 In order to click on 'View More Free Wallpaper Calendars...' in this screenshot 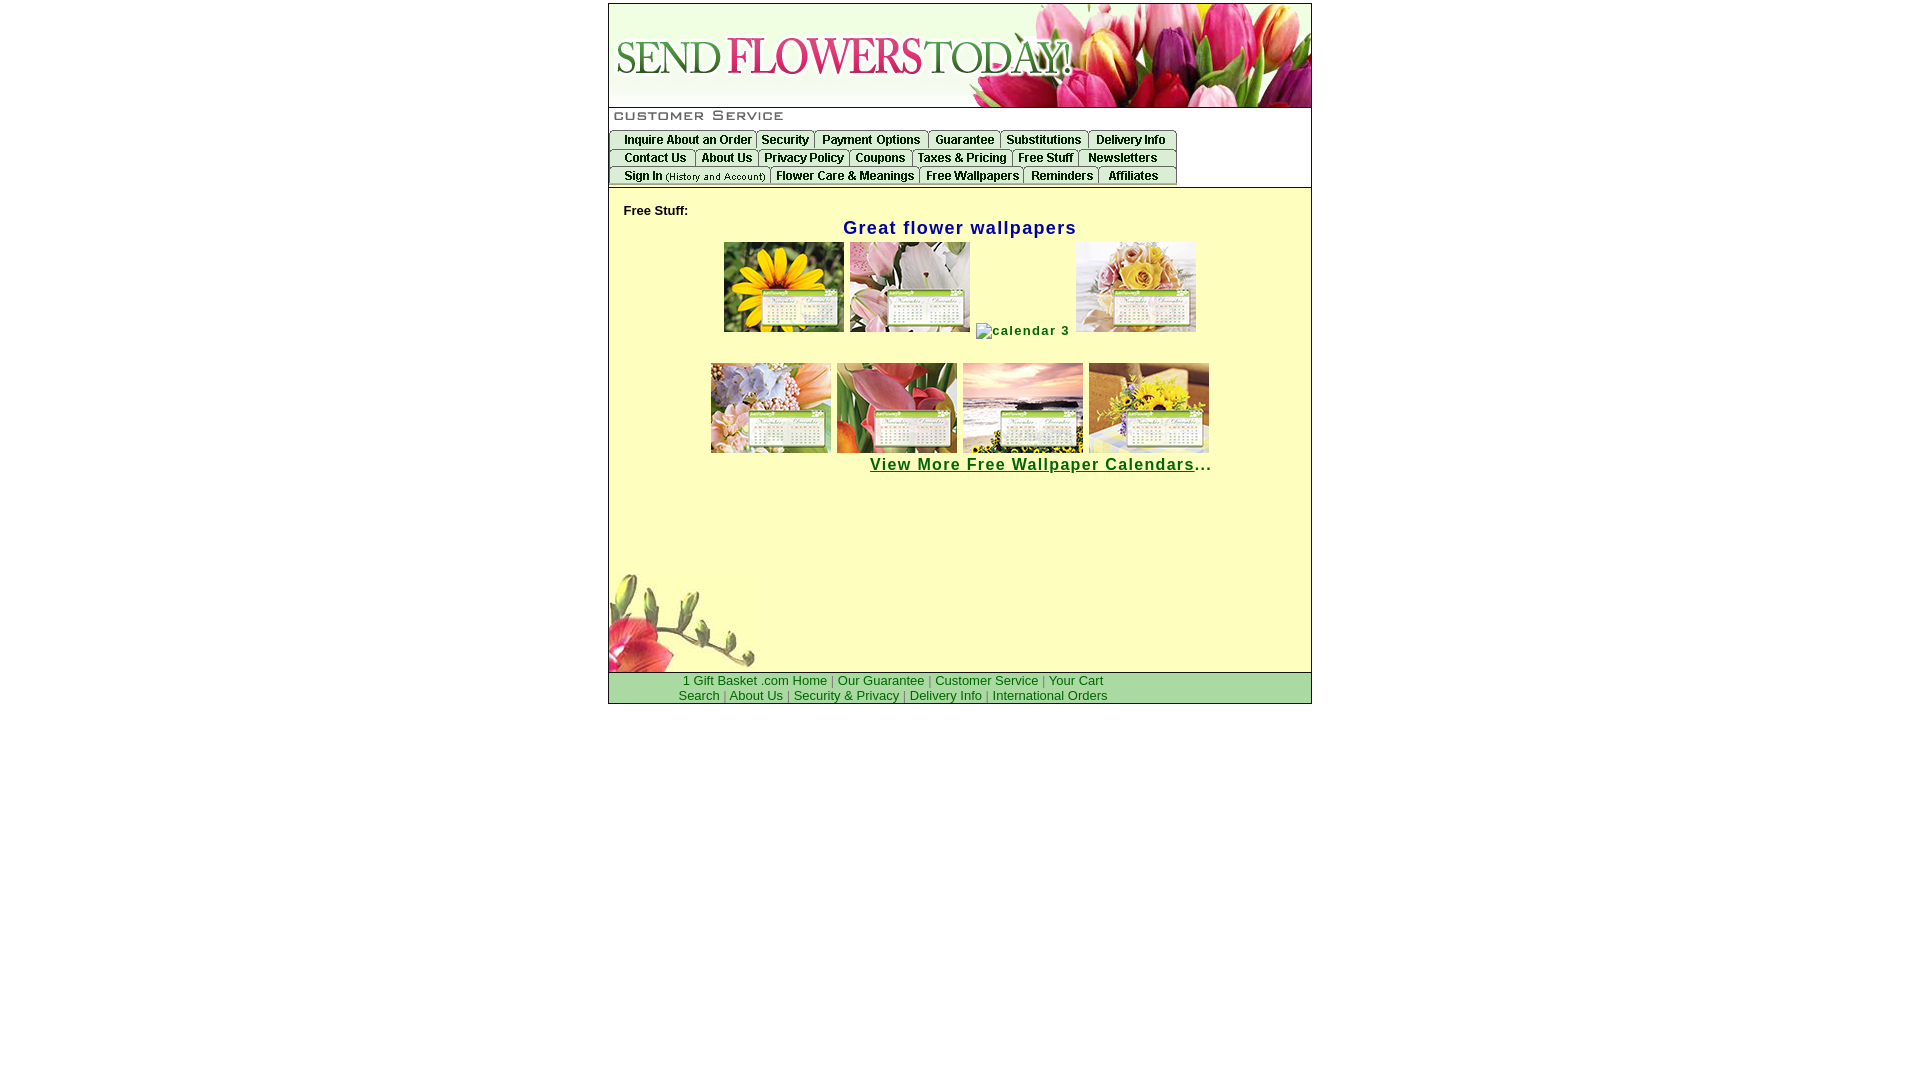, I will do `click(1040, 464)`.